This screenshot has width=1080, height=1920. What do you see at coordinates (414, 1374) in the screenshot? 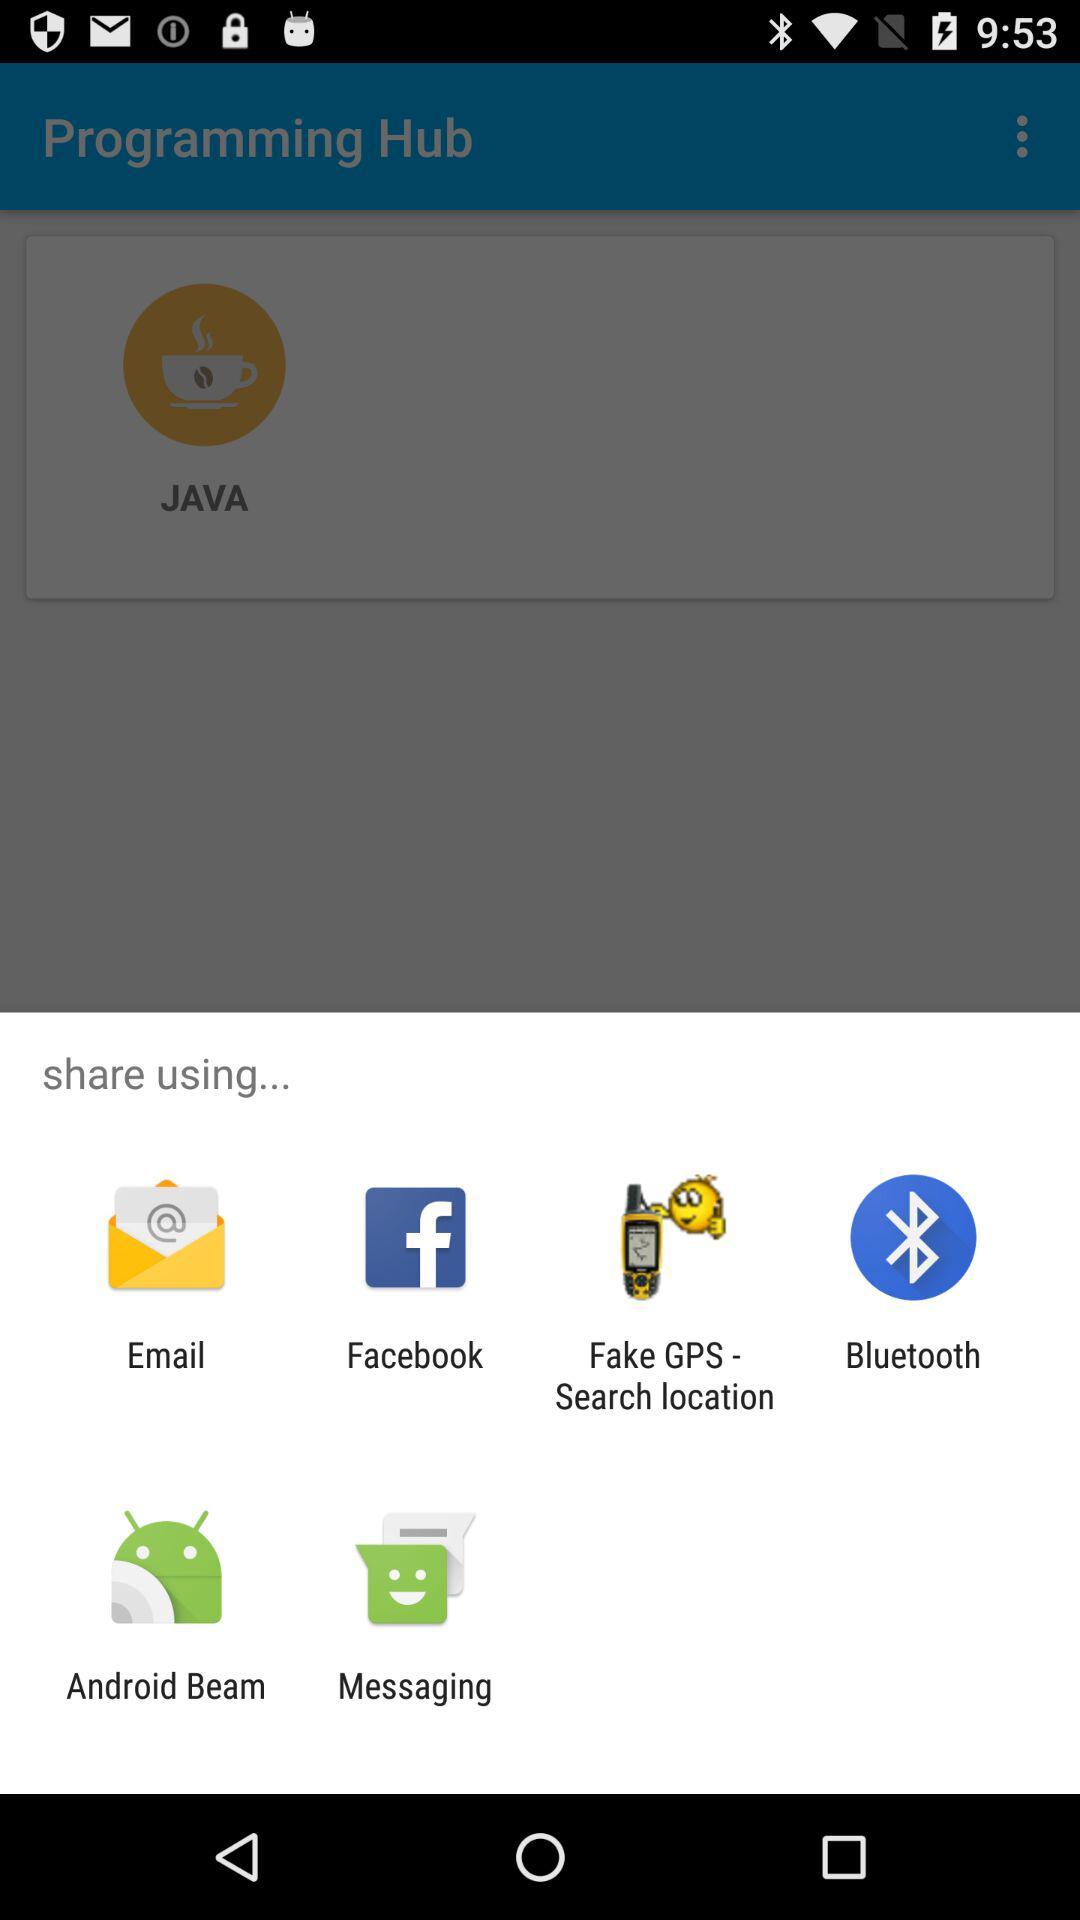
I see `the icon to the right of email` at bounding box center [414, 1374].